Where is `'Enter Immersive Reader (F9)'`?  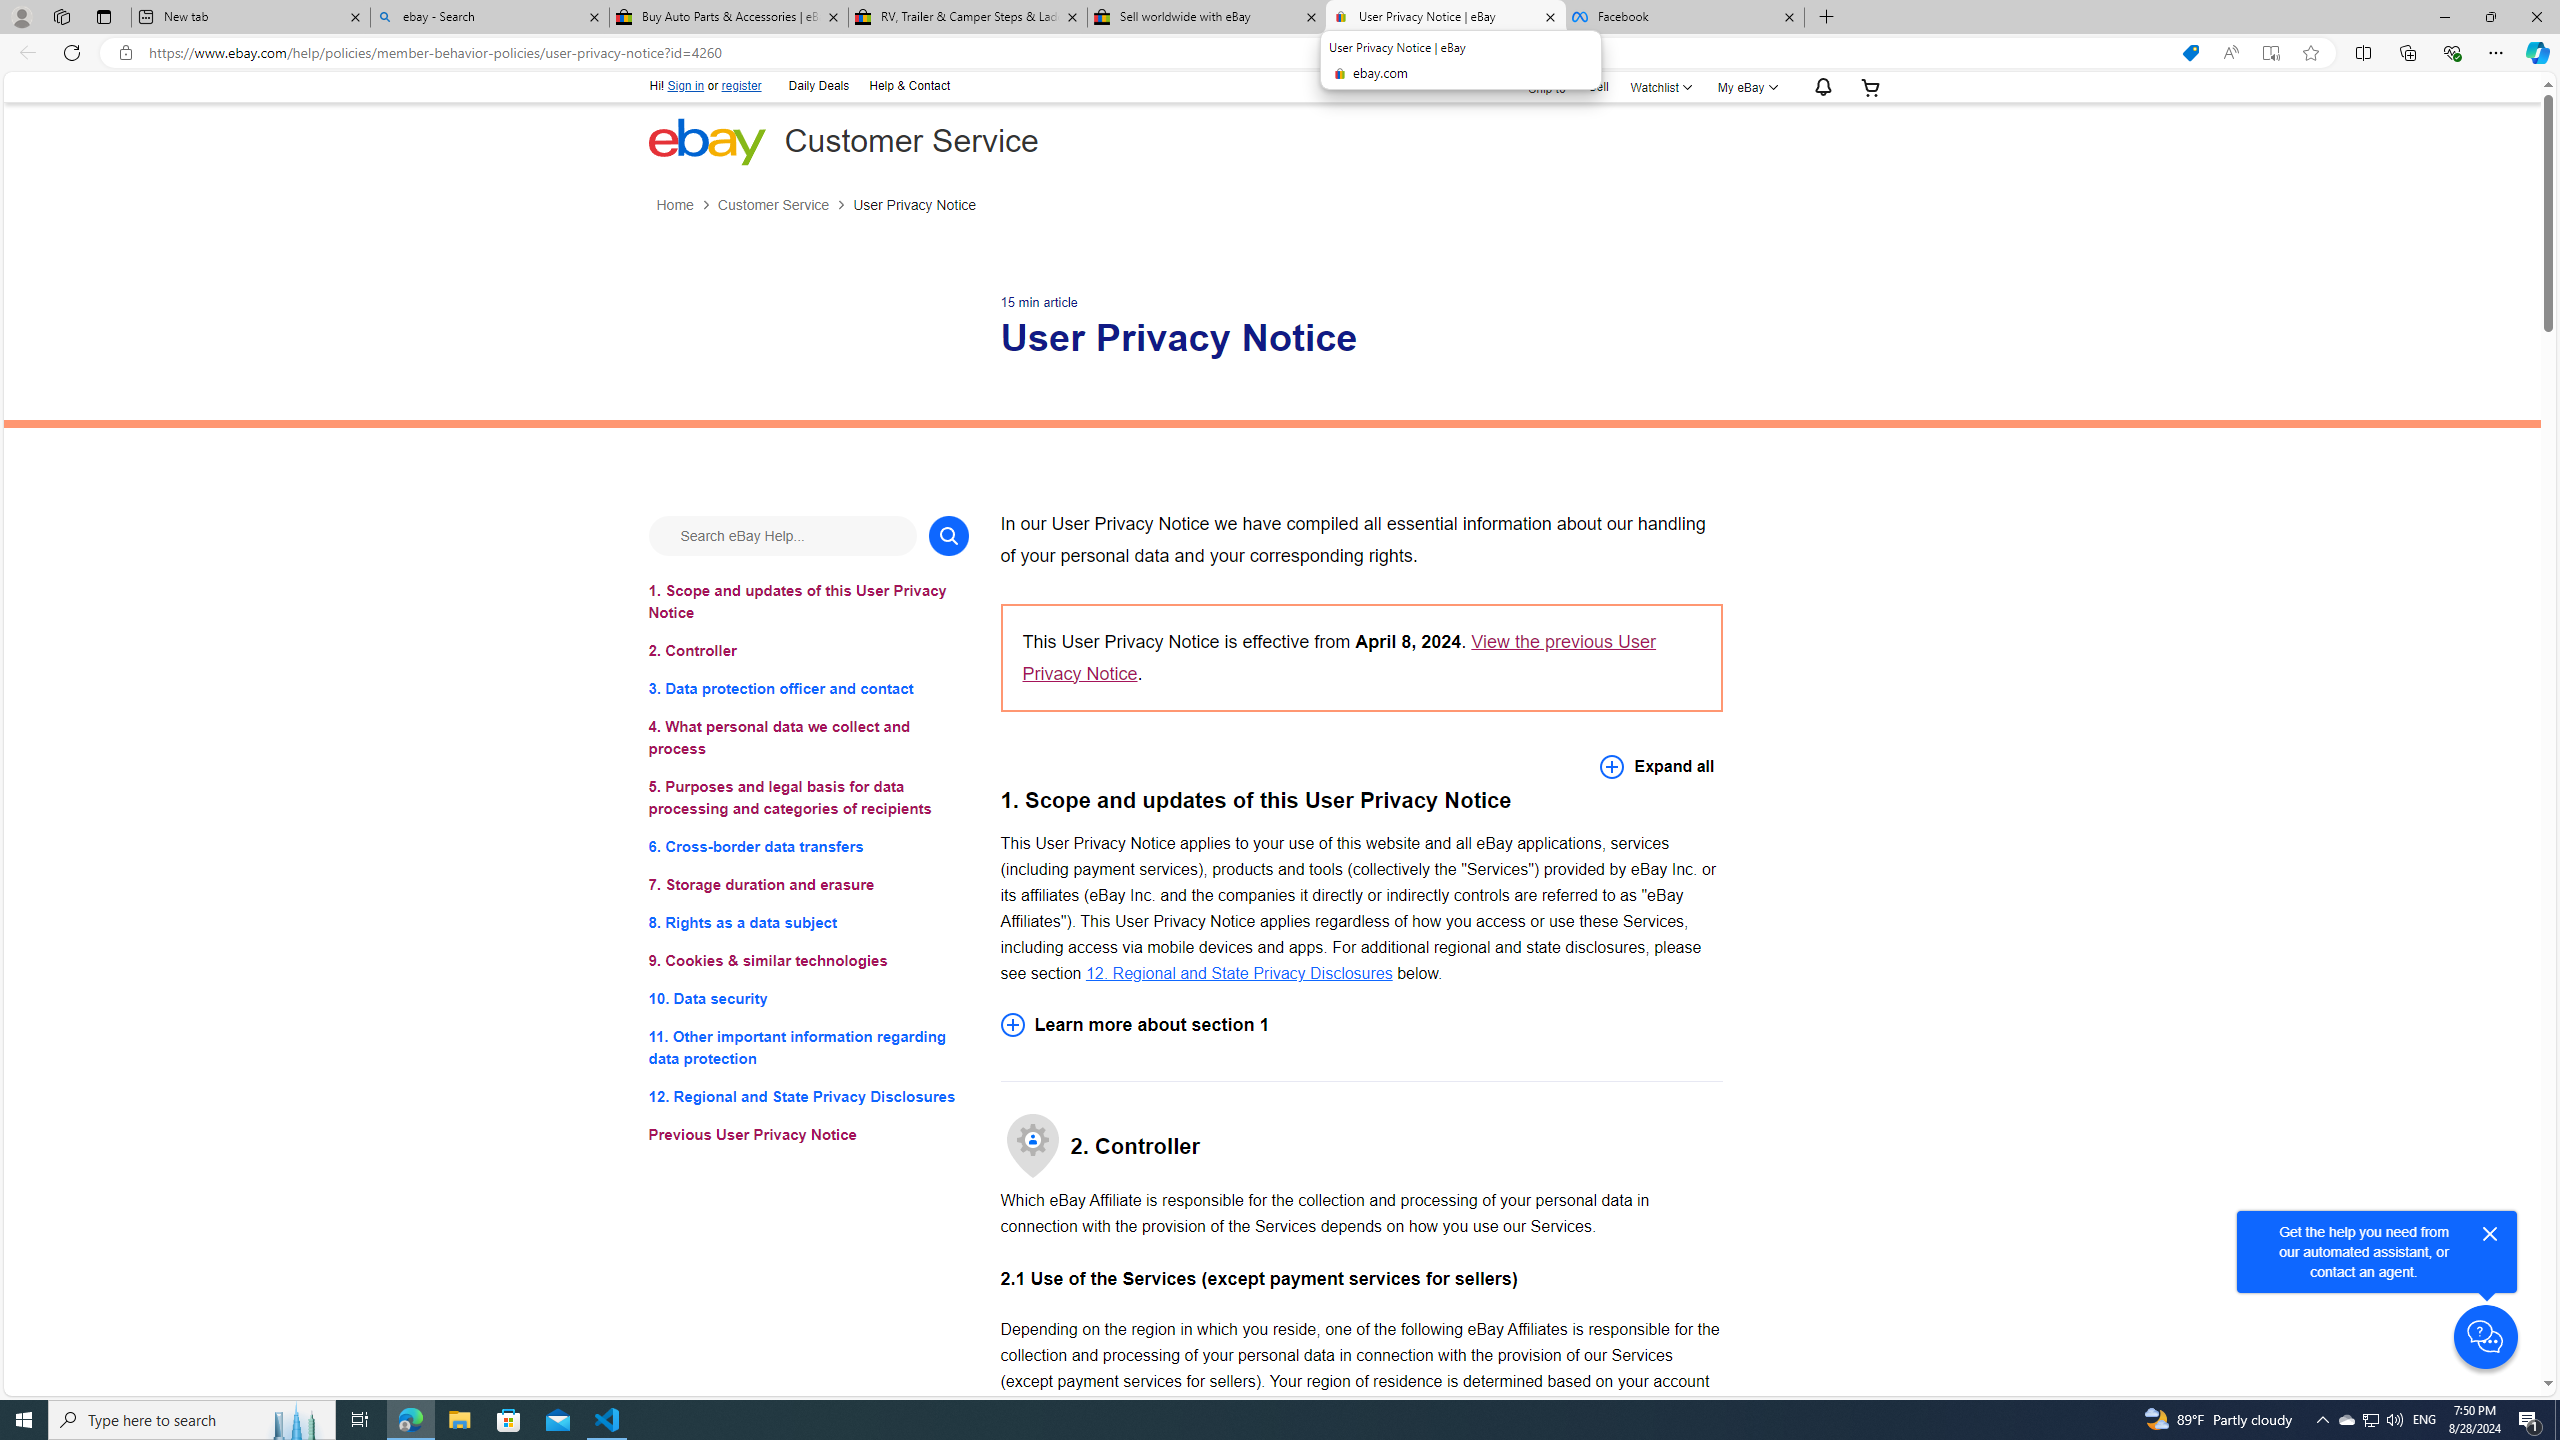 'Enter Immersive Reader (F9)' is located at coordinates (2270, 53).